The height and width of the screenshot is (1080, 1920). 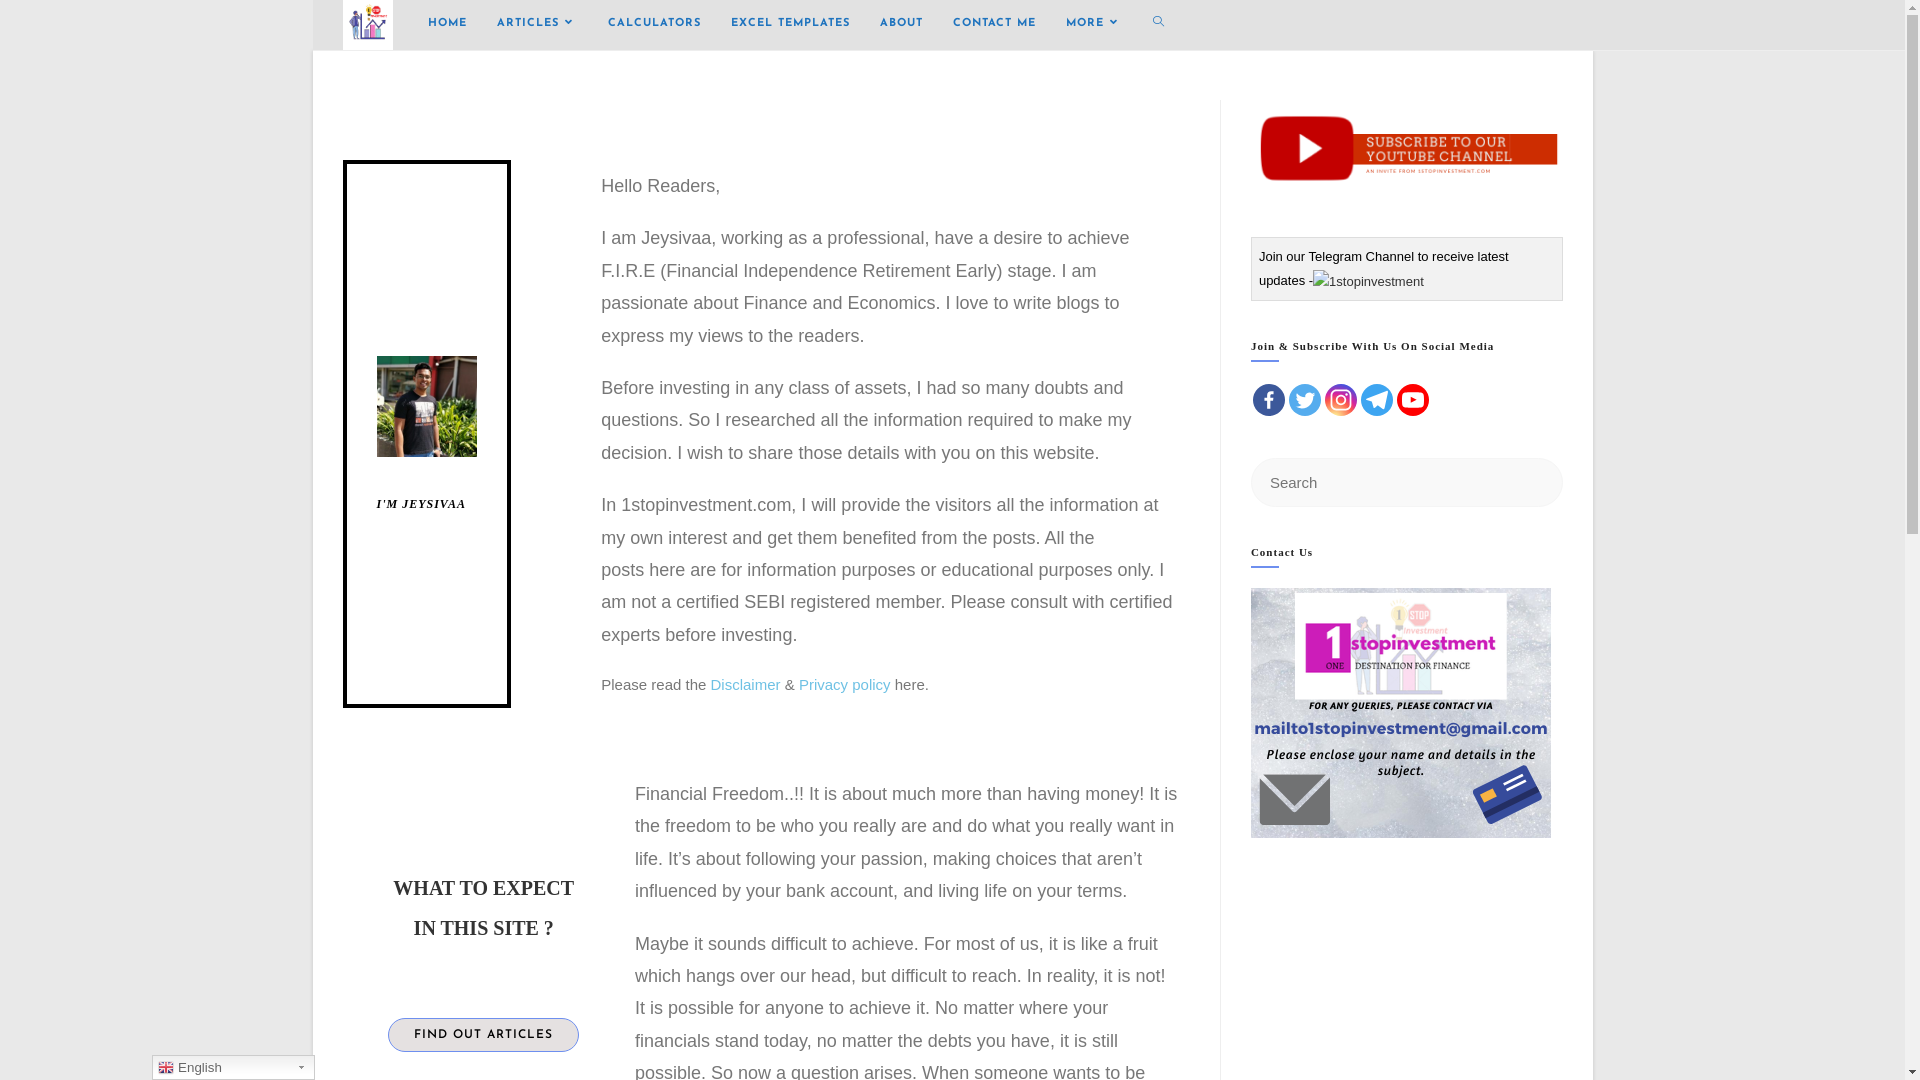 I want to click on 'EXCEL TEMPLATES', so click(x=789, y=23).